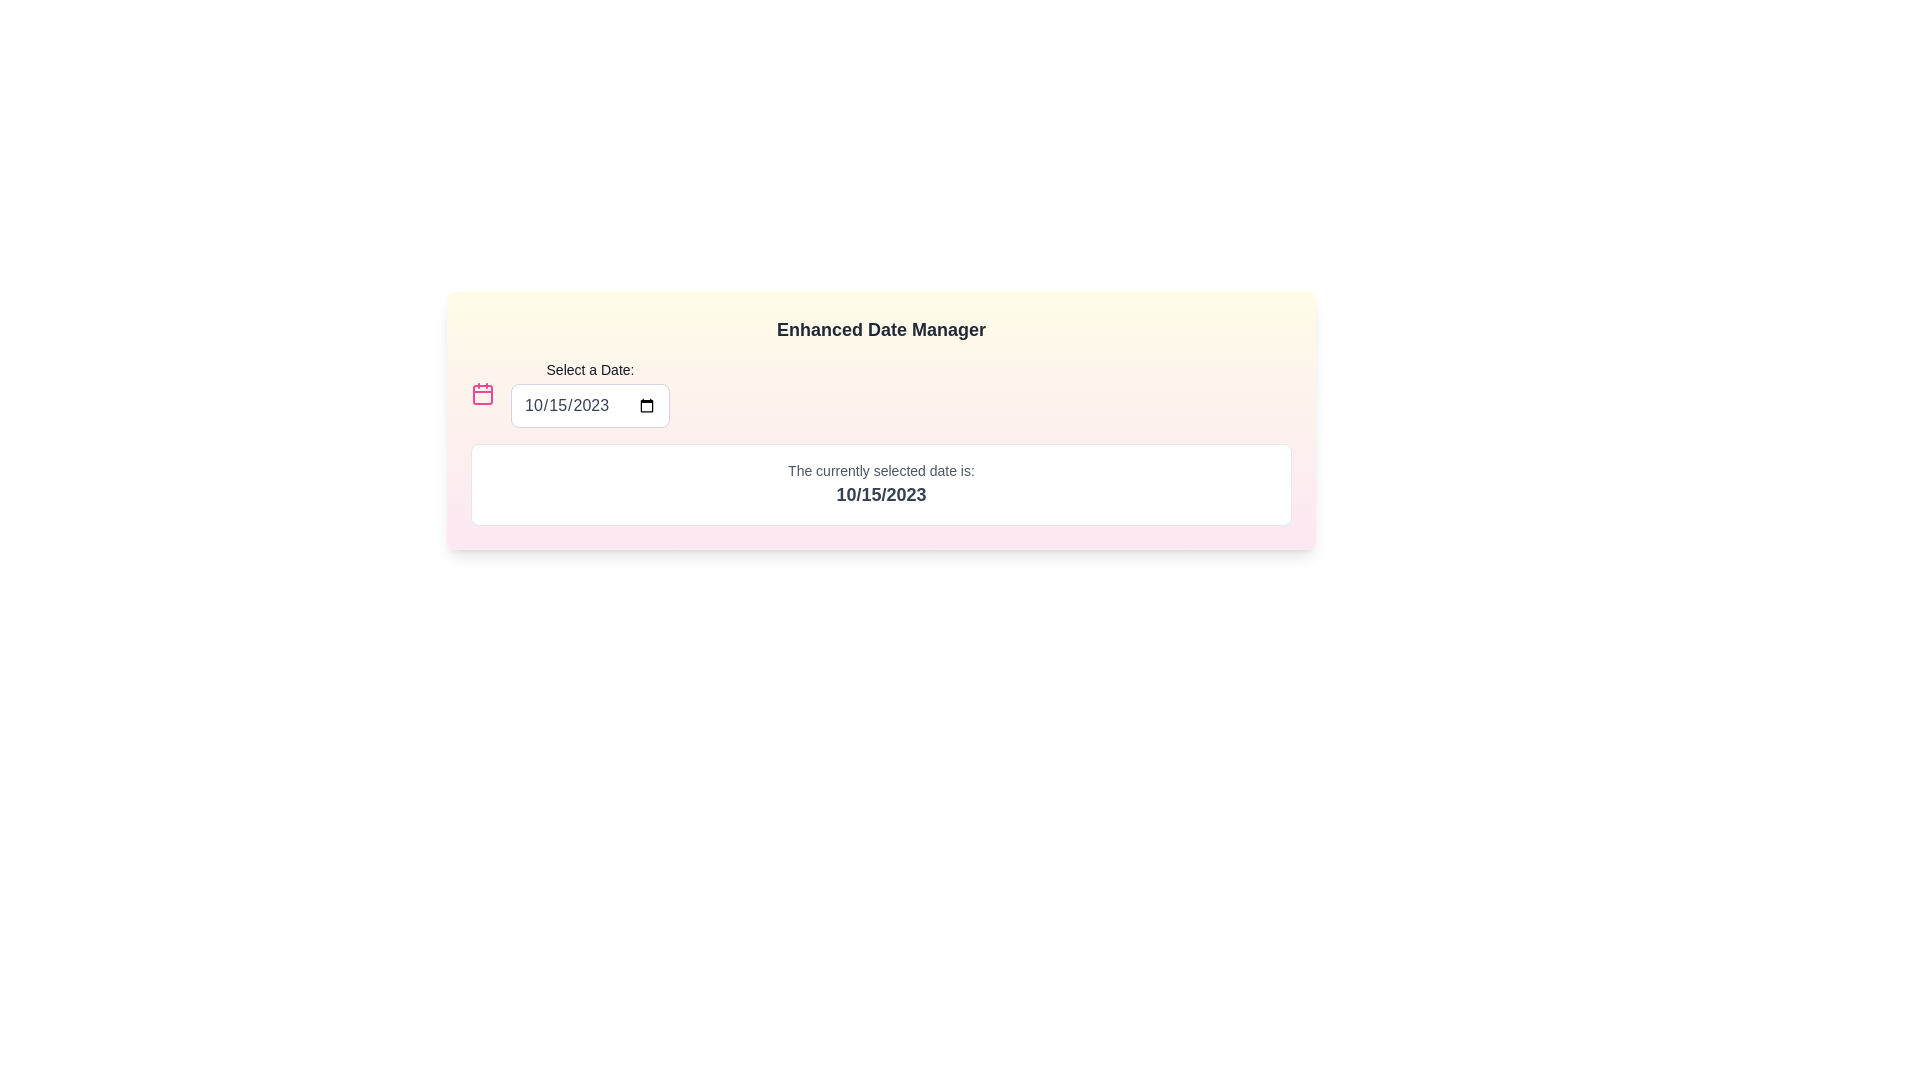 Image resolution: width=1920 pixels, height=1080 pixels. What do you see at coordinates (589, 405) in the screenshot?
I see `the Date Input Field located below the label 'Select a Date:'` at bounding box center [589, 405].